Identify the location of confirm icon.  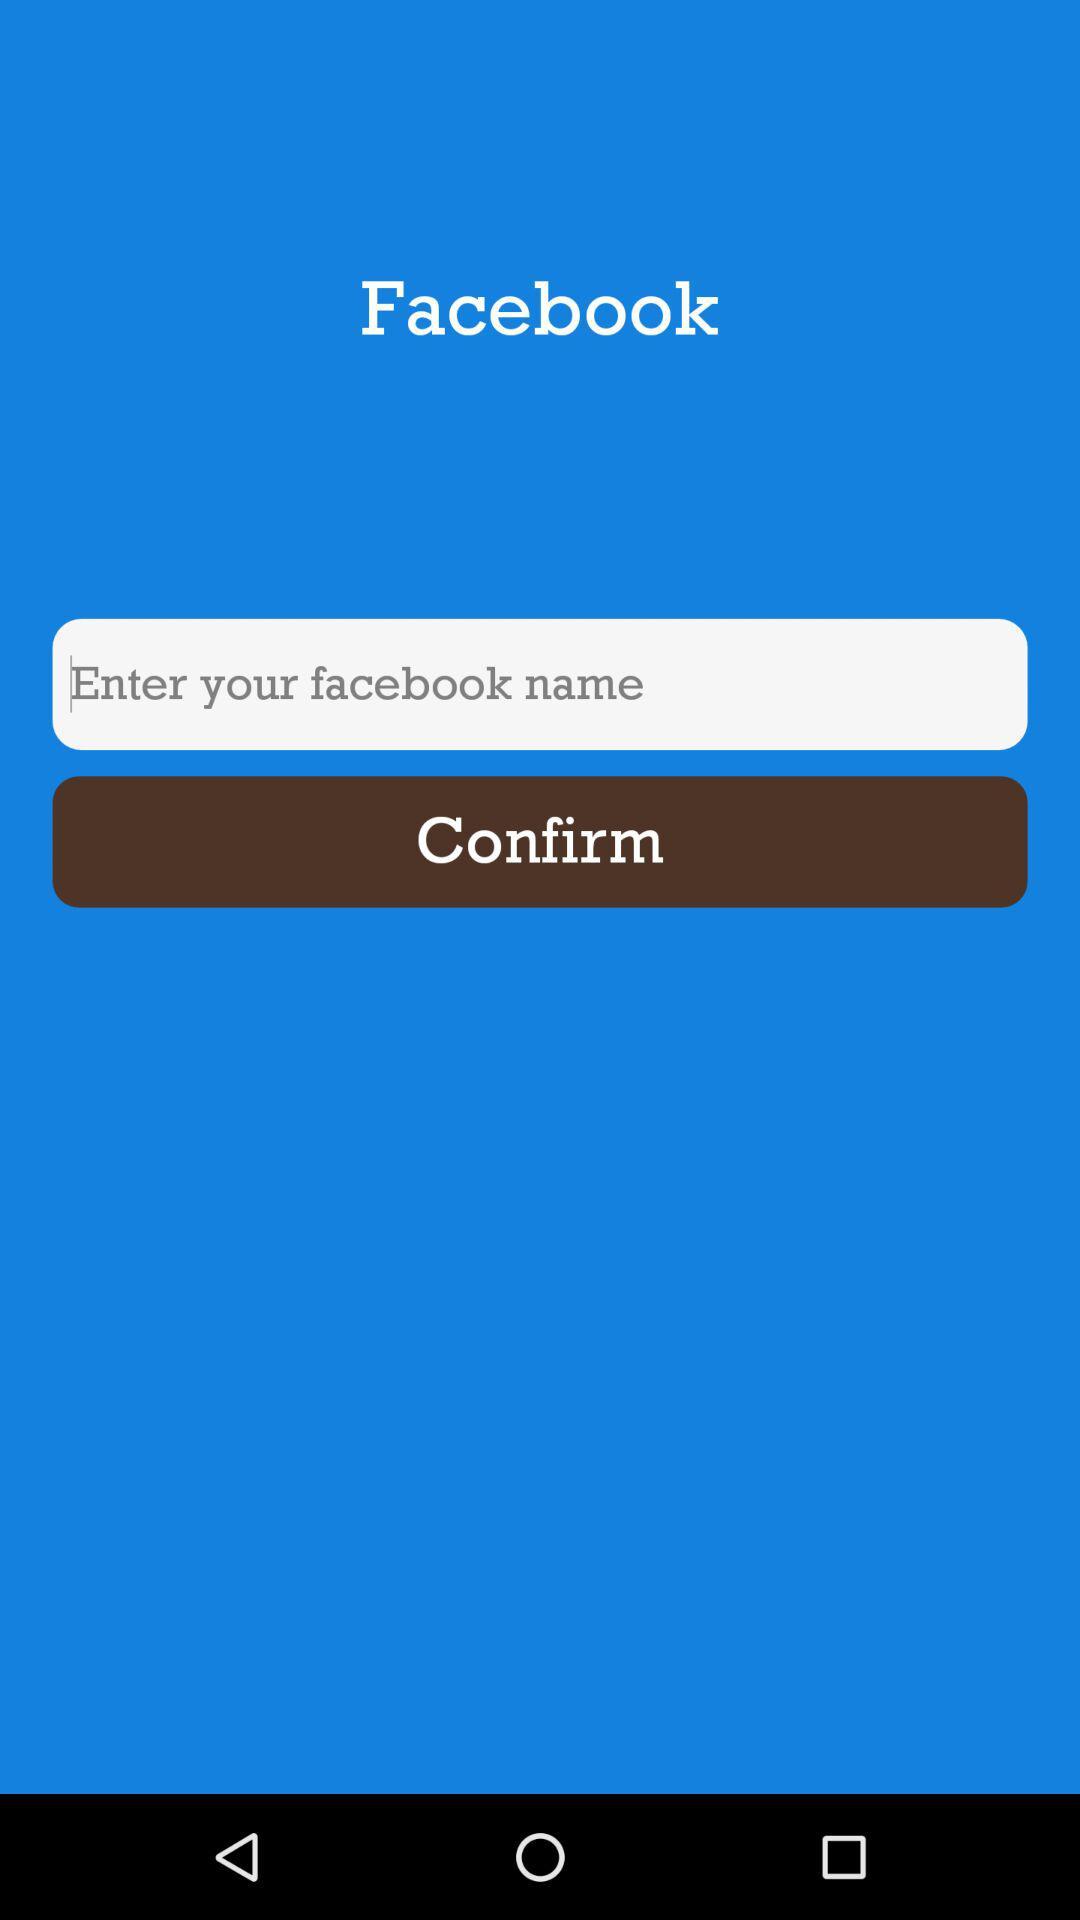
(540, 841).